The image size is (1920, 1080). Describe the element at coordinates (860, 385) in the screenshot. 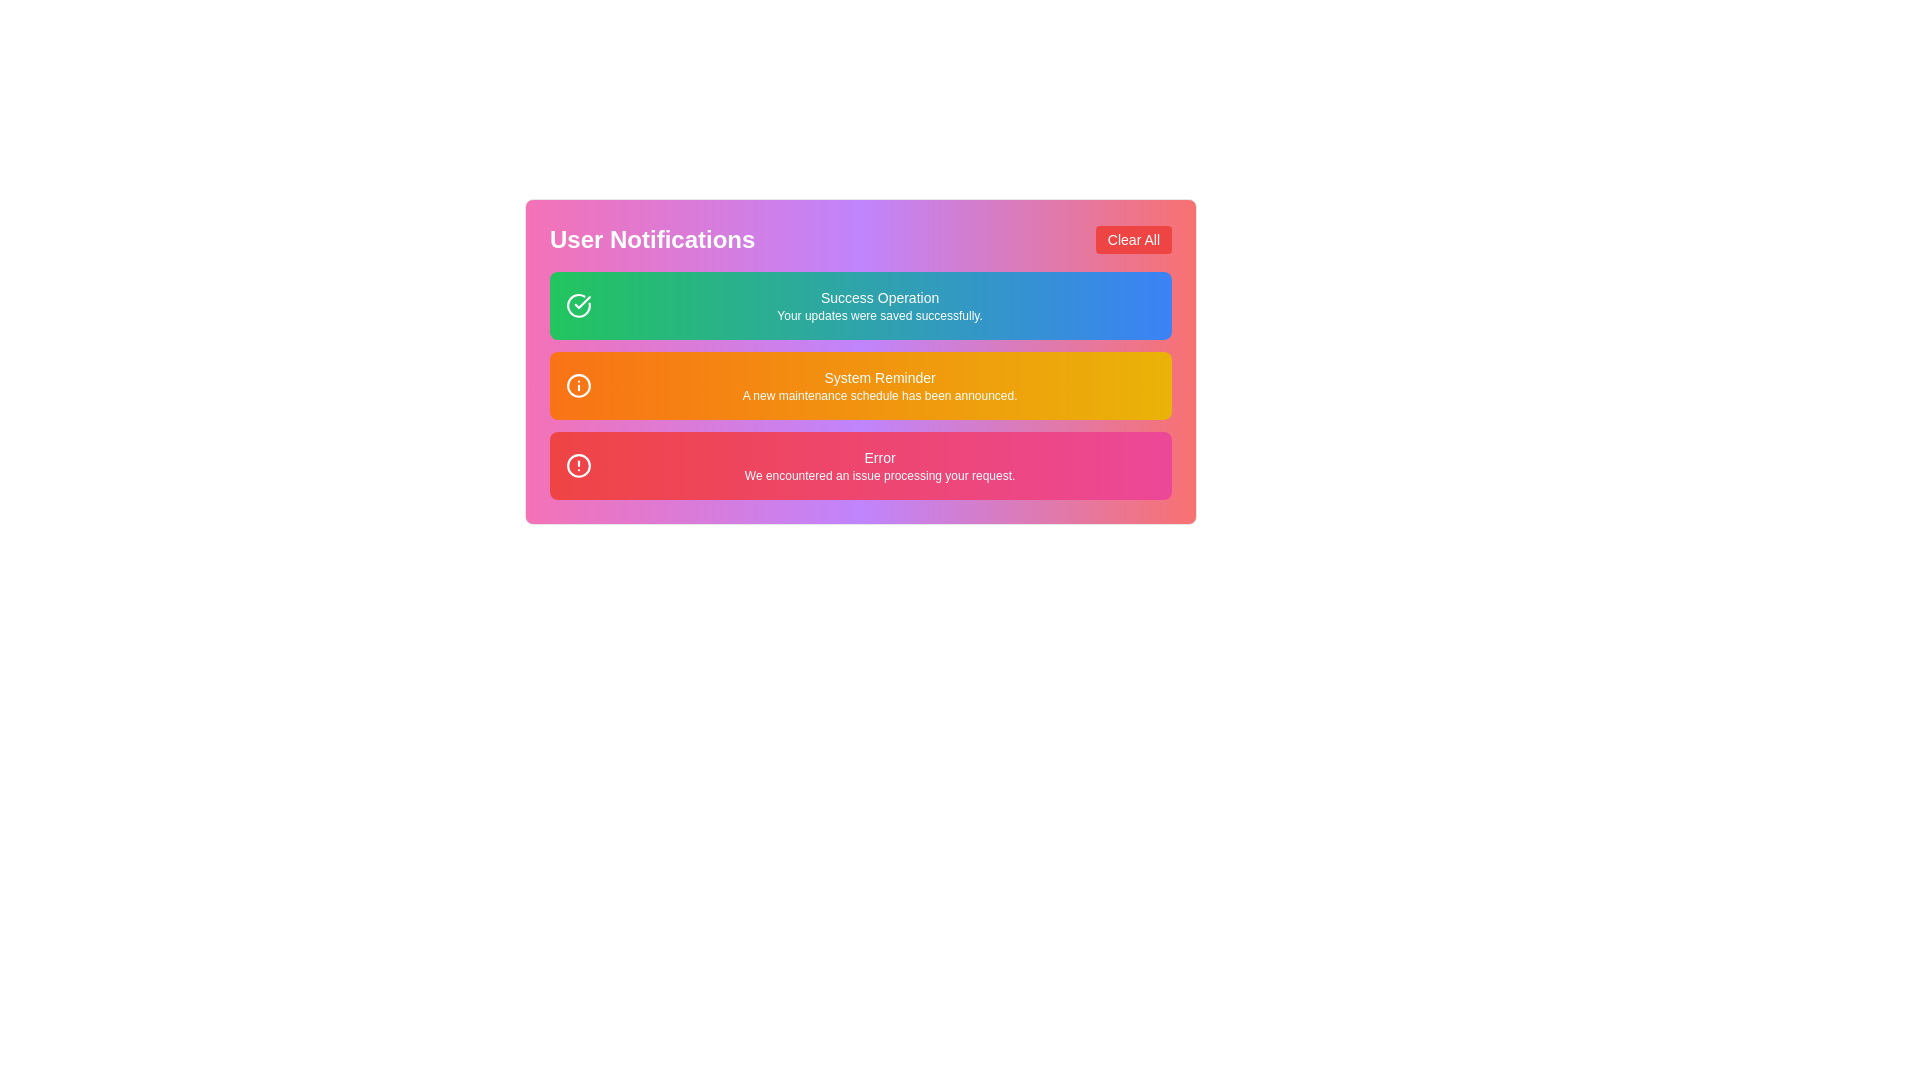

I see `notifications from the Notification list located in the 'User Notifications' section, which features a vertical stack of colorful gradient entries` at that location.